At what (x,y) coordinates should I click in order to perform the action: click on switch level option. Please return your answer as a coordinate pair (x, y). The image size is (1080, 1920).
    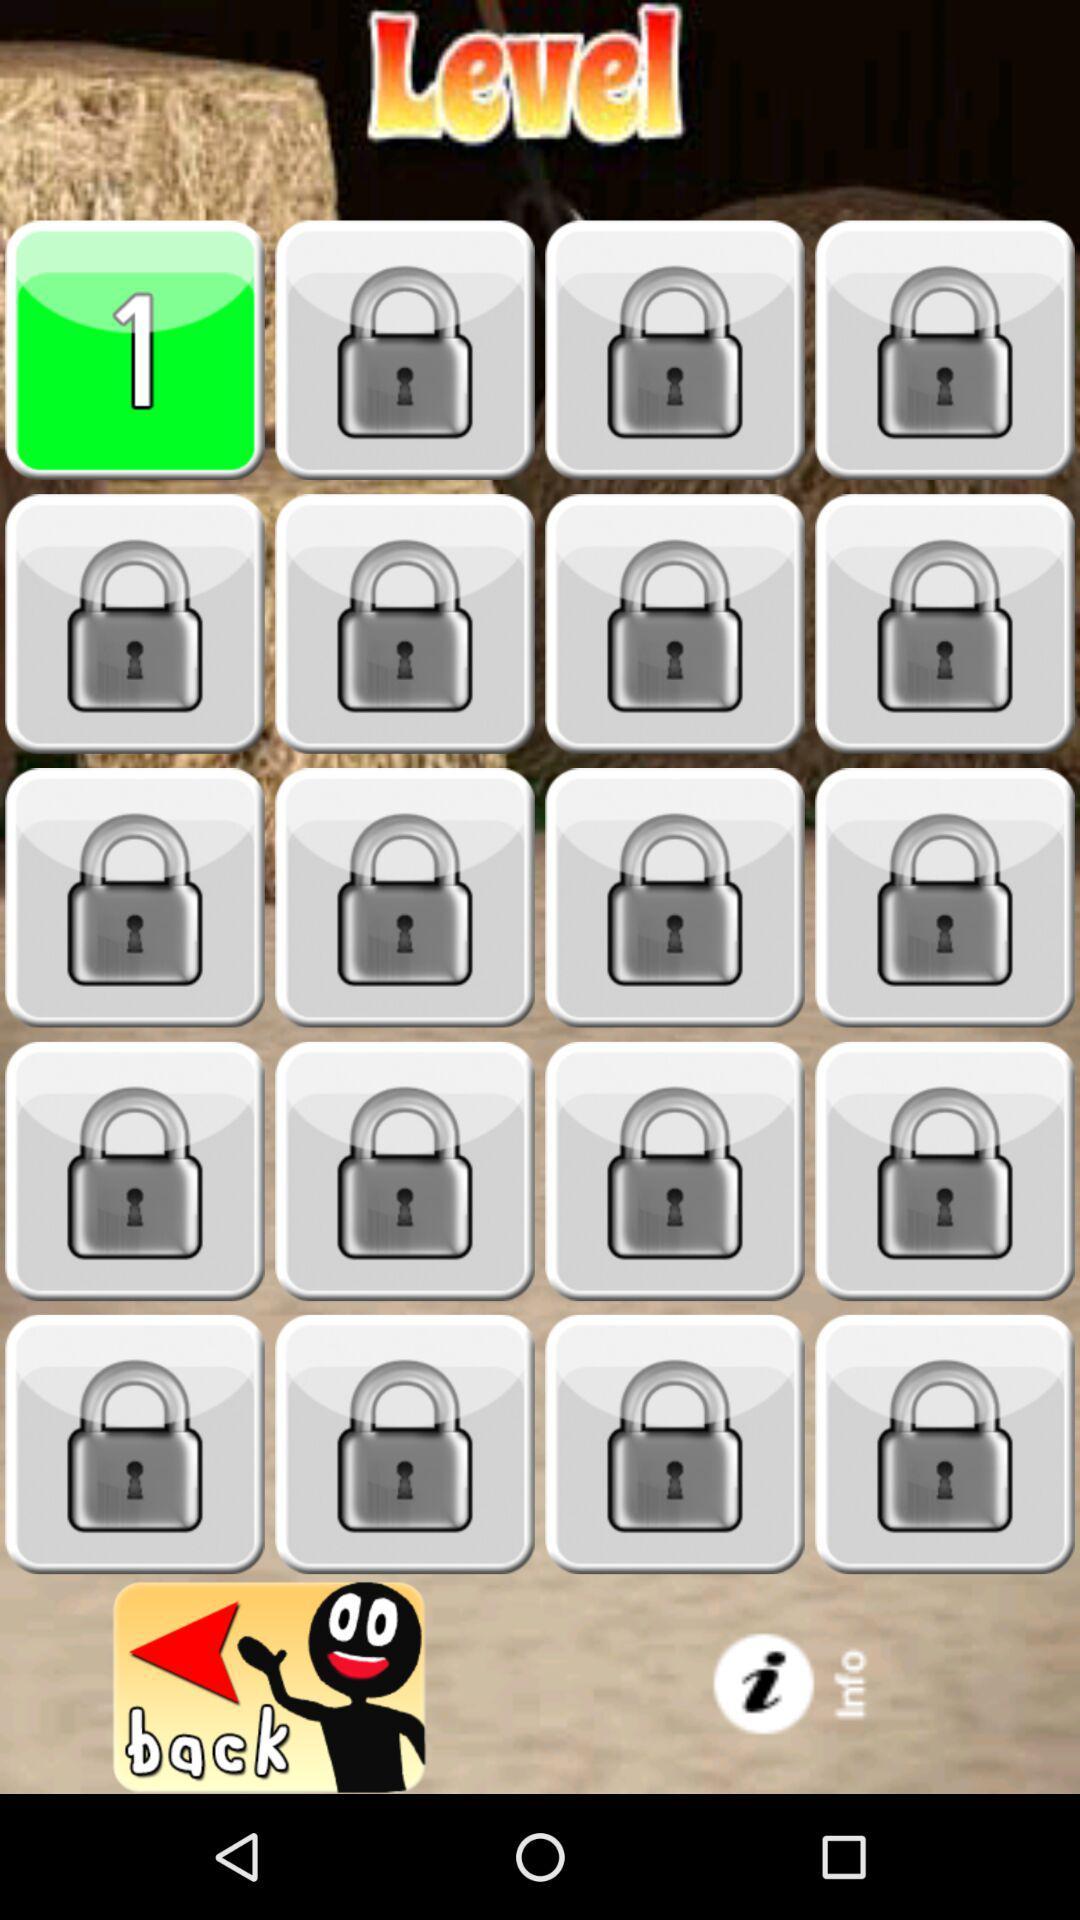
    Looking at the image, I should click on (135, 1444).